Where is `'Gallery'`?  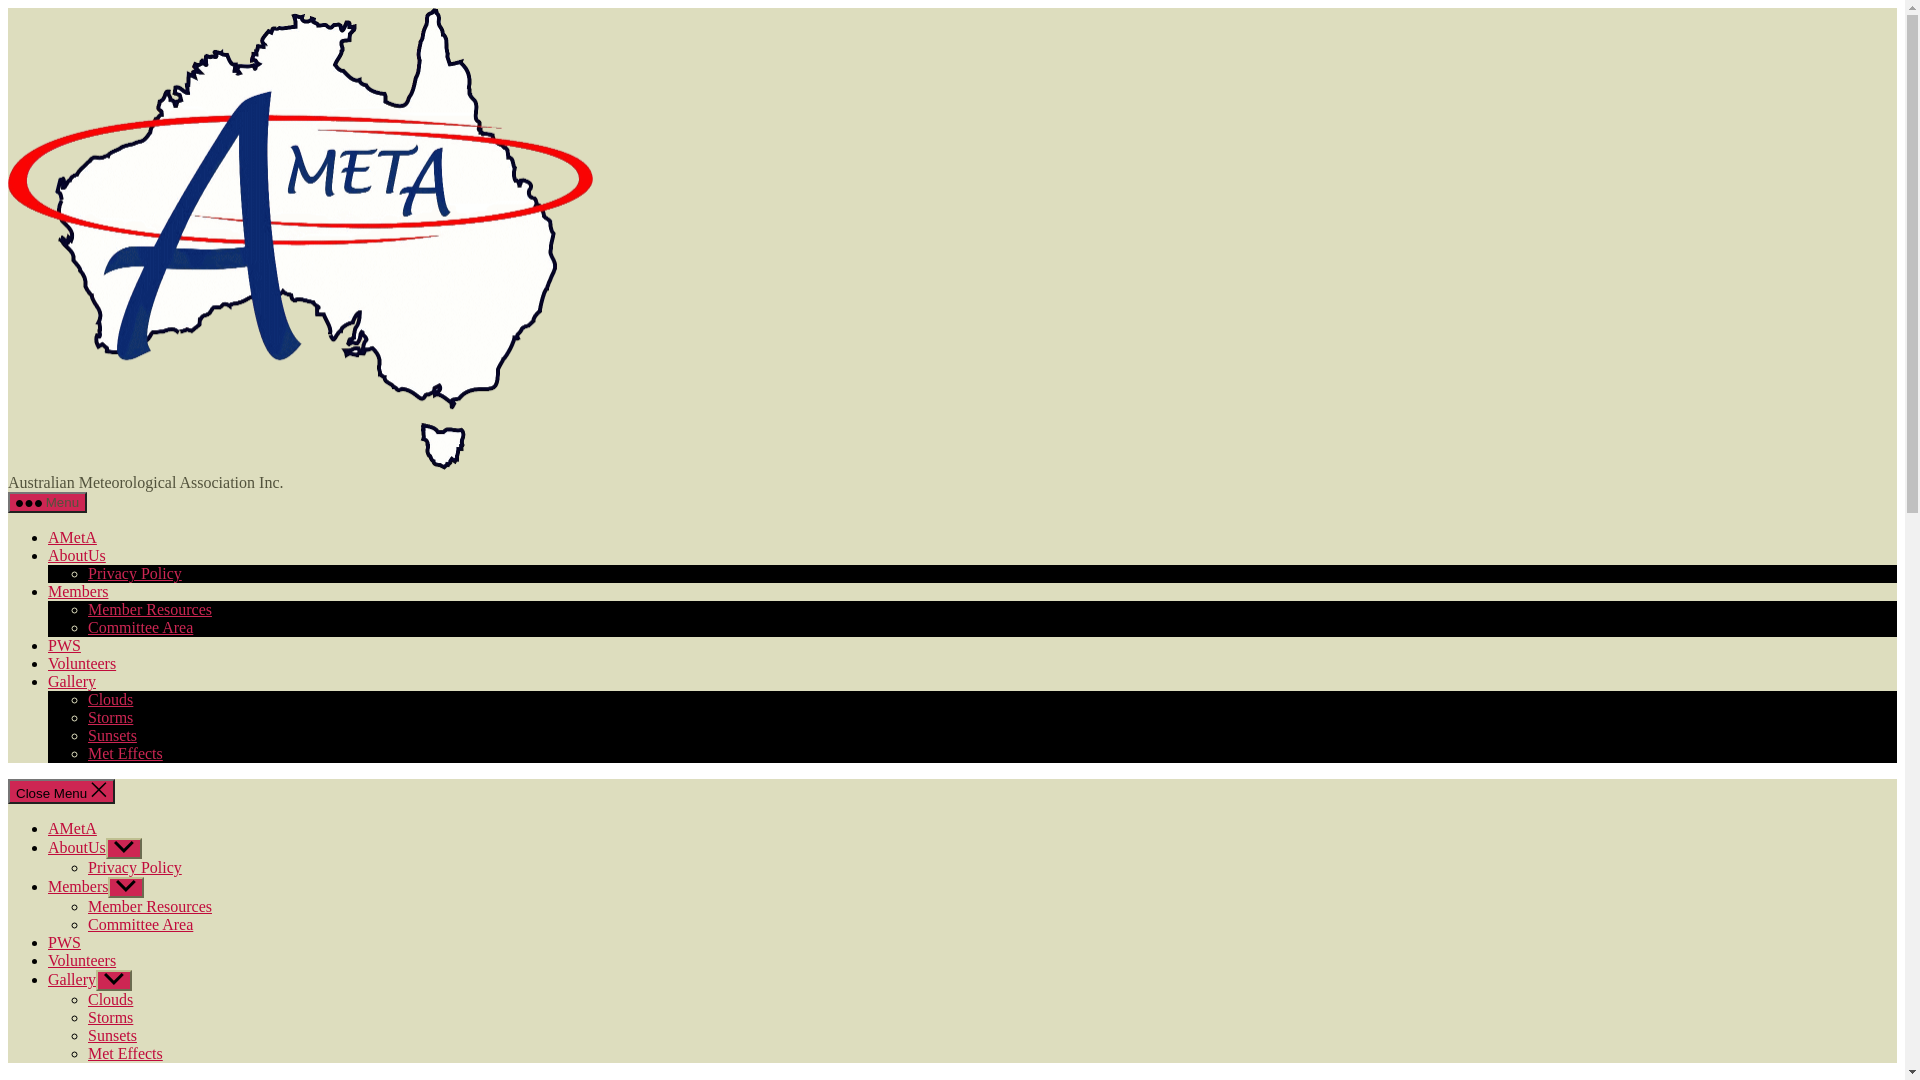 'Gallery' is located at coordinates (72, 680).